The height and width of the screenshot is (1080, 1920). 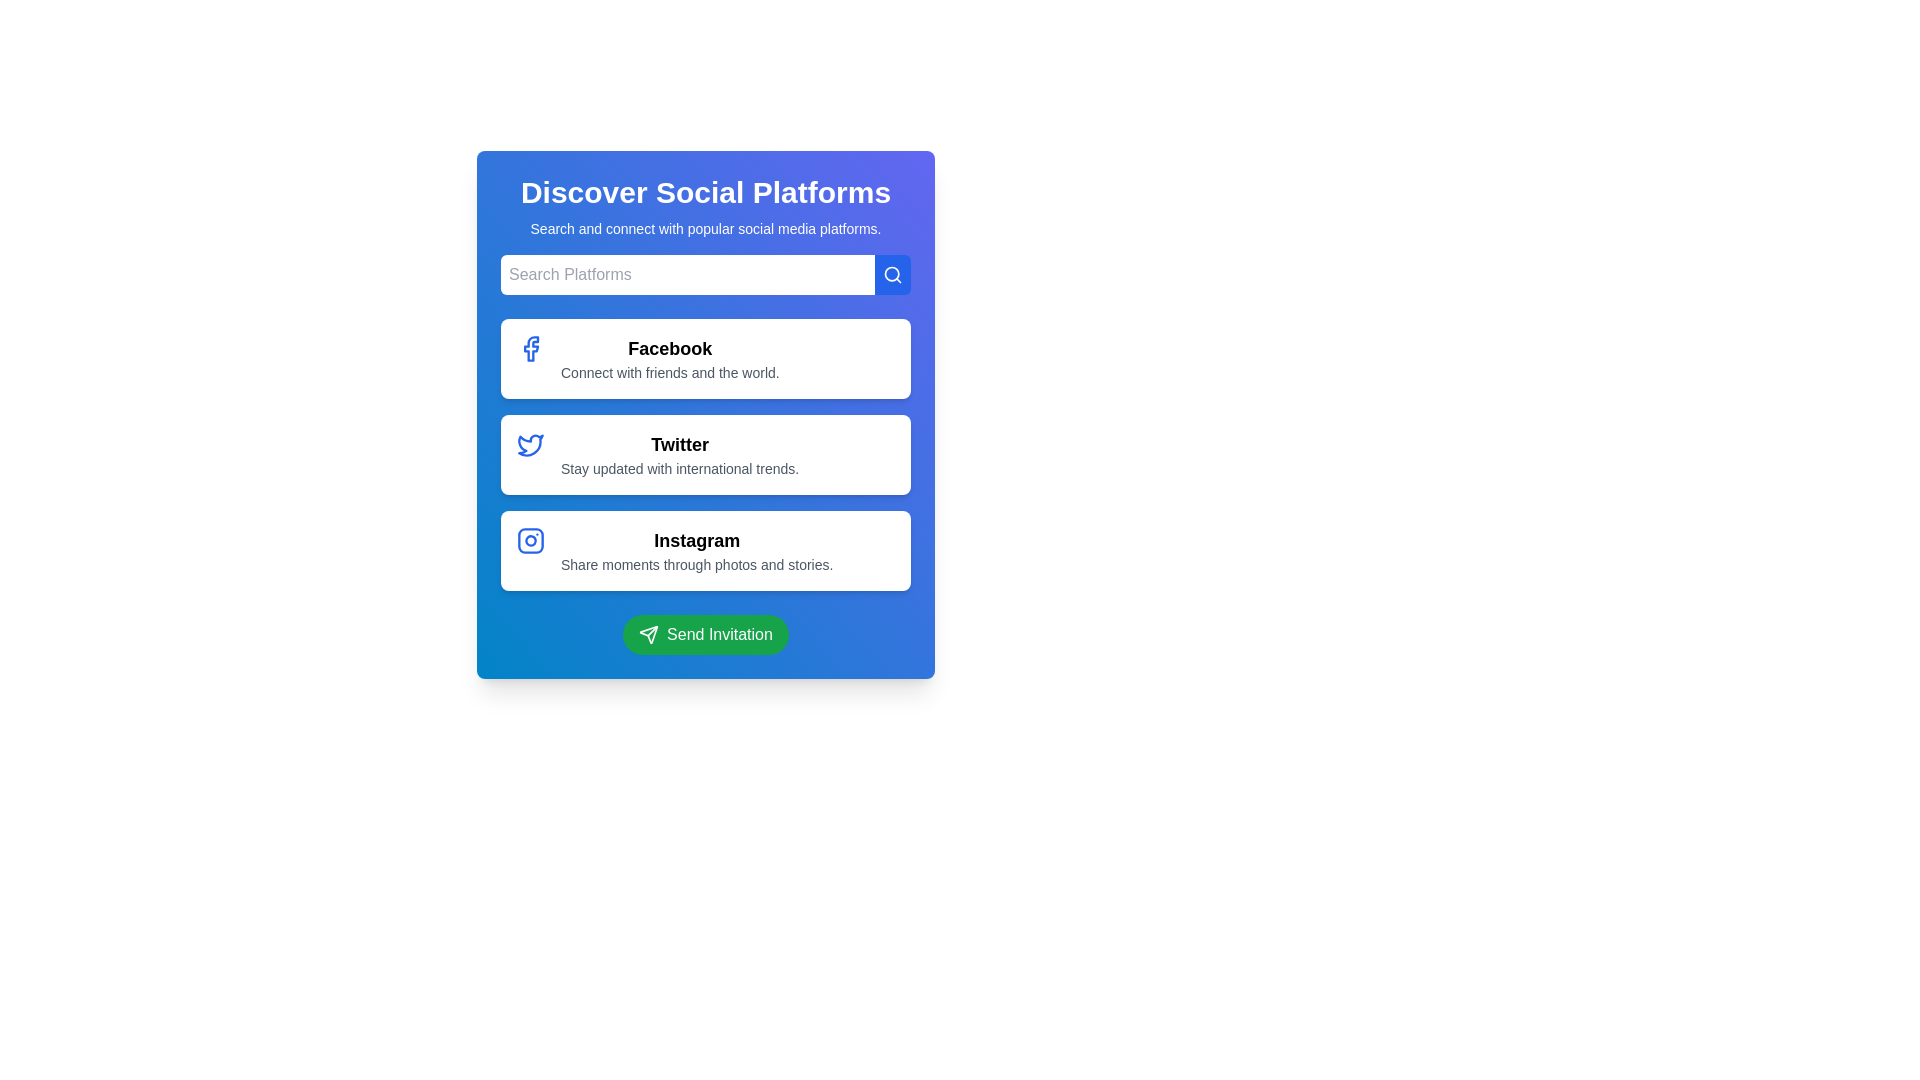 What do you see at coordinates (531, 347) in the screenshot?
I see `the Facebook logo icon, which is a lowercase 'f' inside a rounded rectangle, located in the first row of social platforms to the left of the text 'Facebook'` at bounding box center [531, 347].